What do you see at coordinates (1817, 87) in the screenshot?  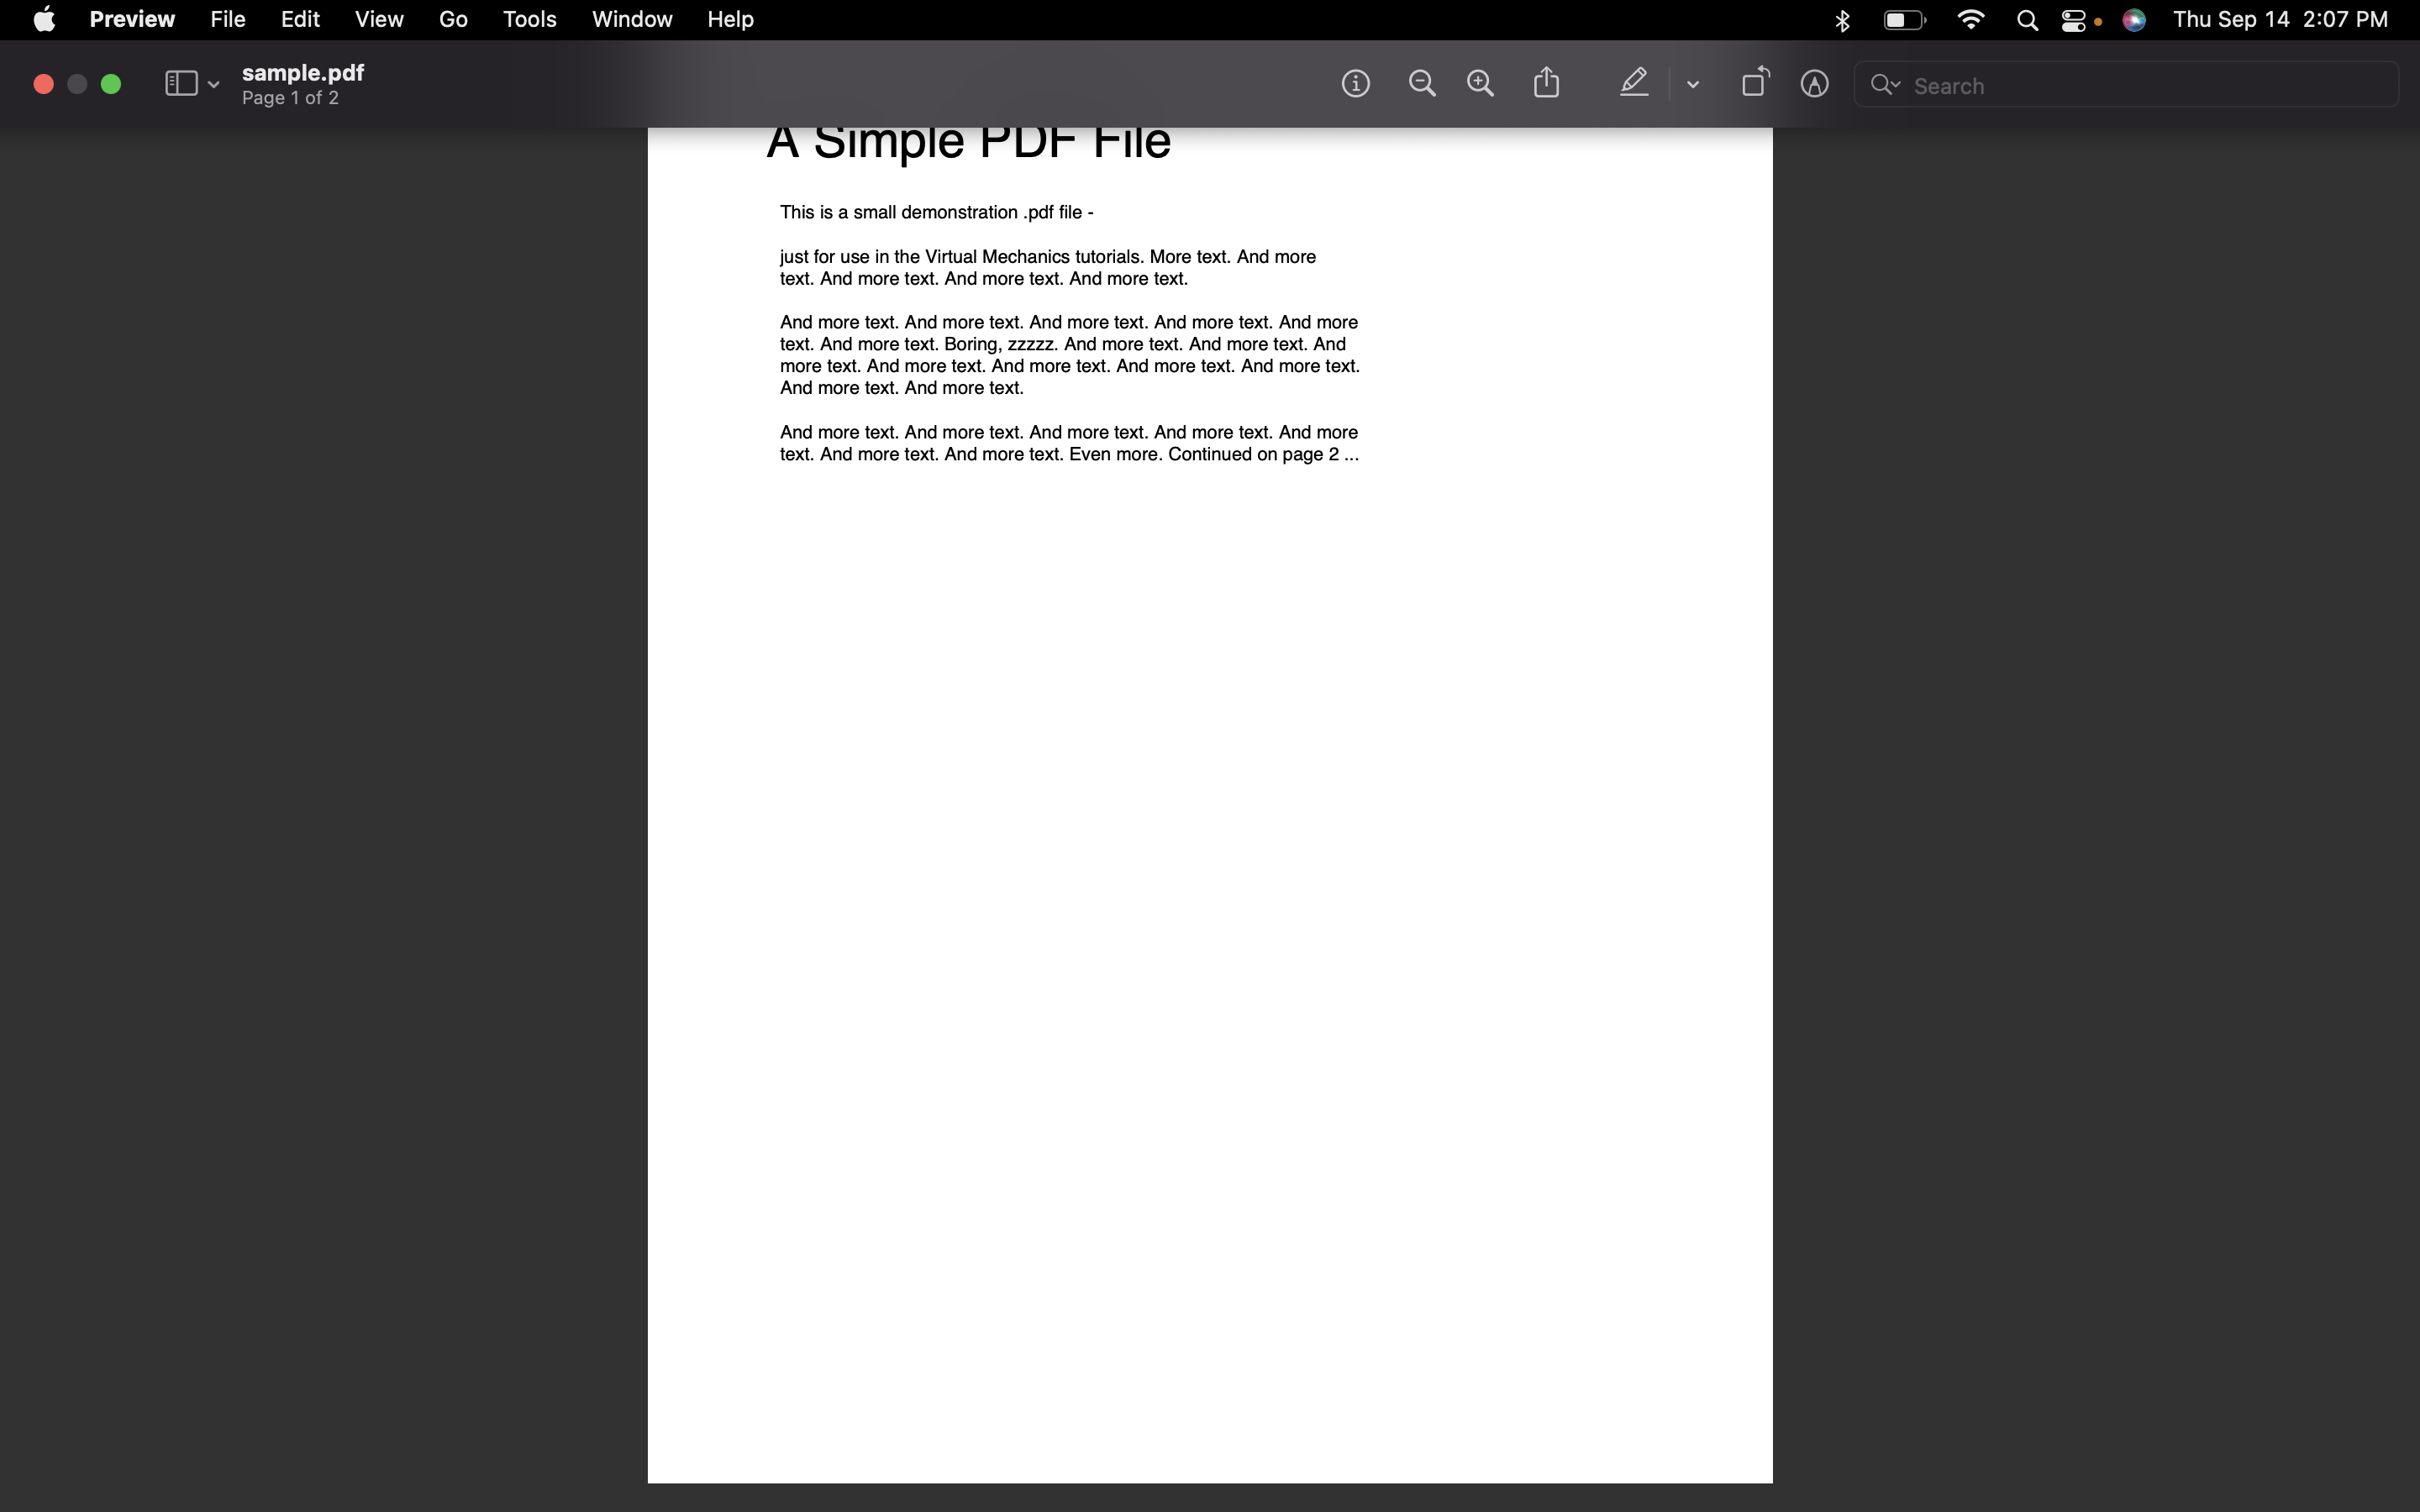 I see `Bring up the markup toolbar` at bounding box center [1817, 87].